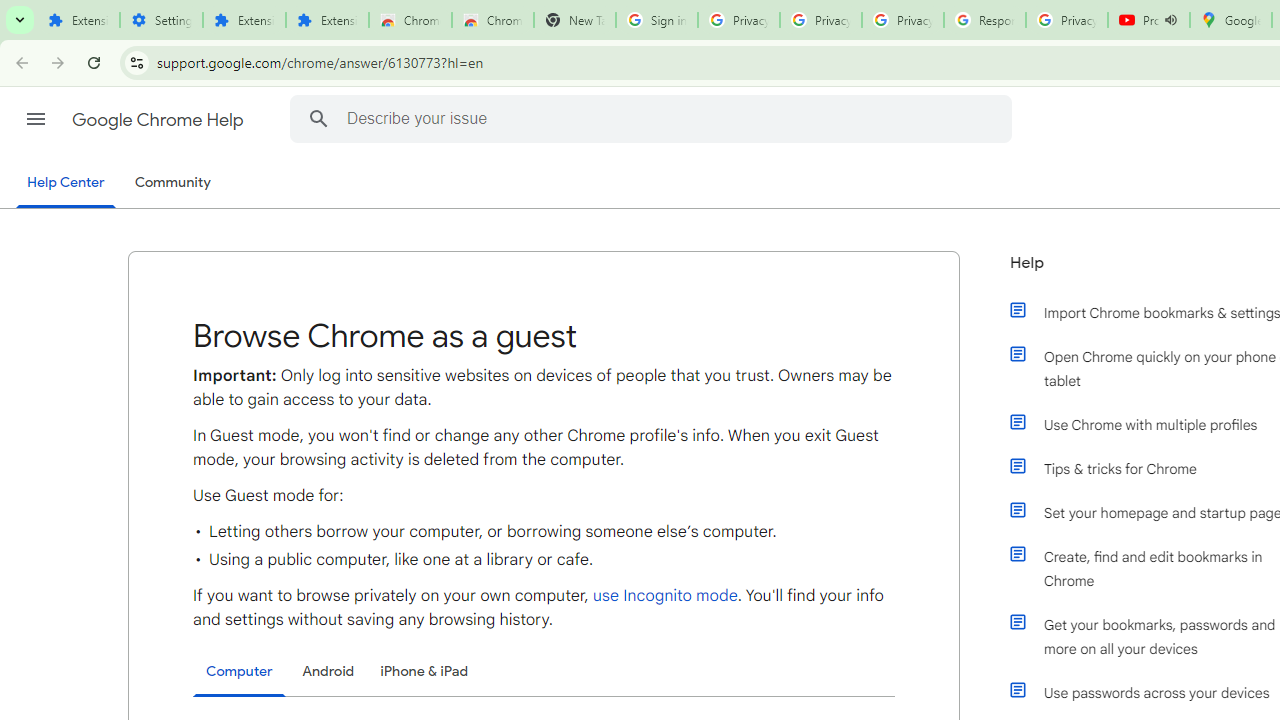 This screenshot has width=1280, height=720. Describe the element at coordinates (239, 672) in the screenshot. I see `'Computer'` at that location.